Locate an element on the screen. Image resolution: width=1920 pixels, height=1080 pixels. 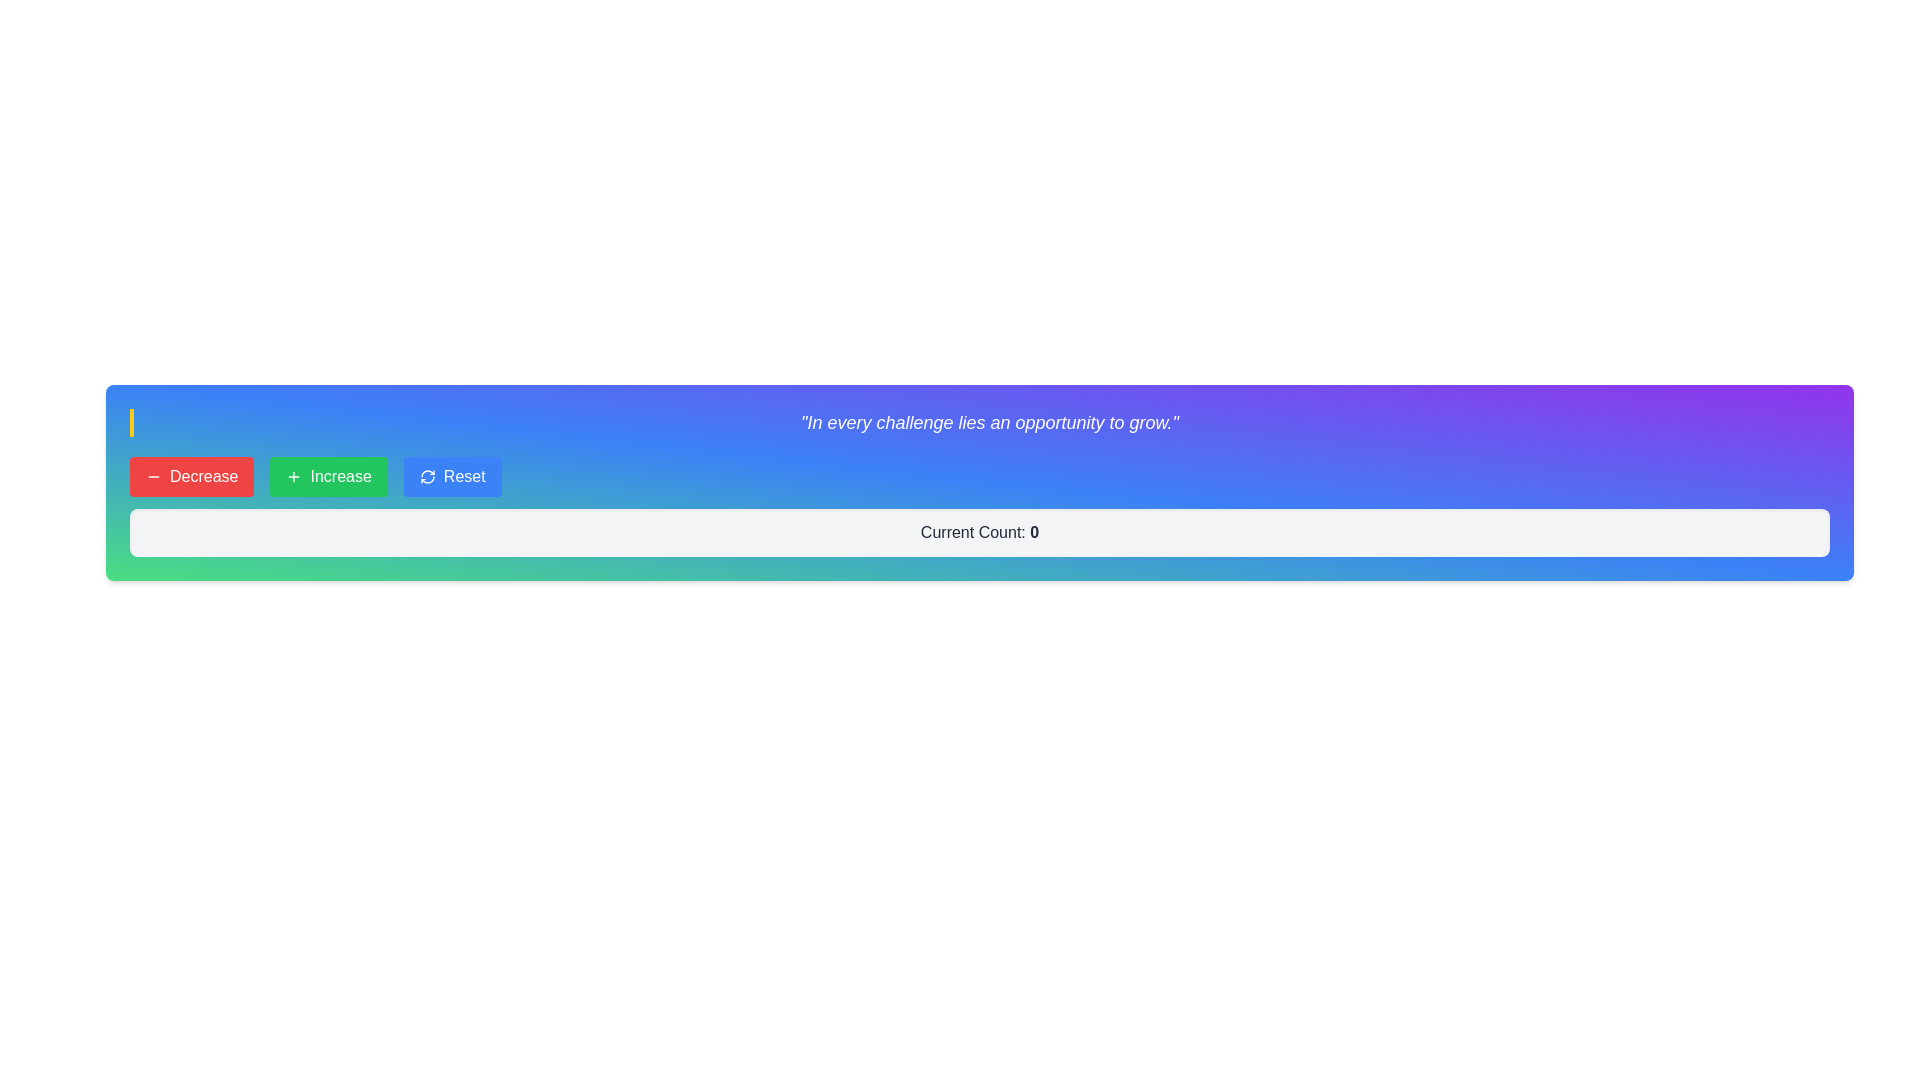
the 'Reset' button, which is a rectangular button with a blue background and white text, located to the right of the 'Increase' button is located at coordinates (451, 477).